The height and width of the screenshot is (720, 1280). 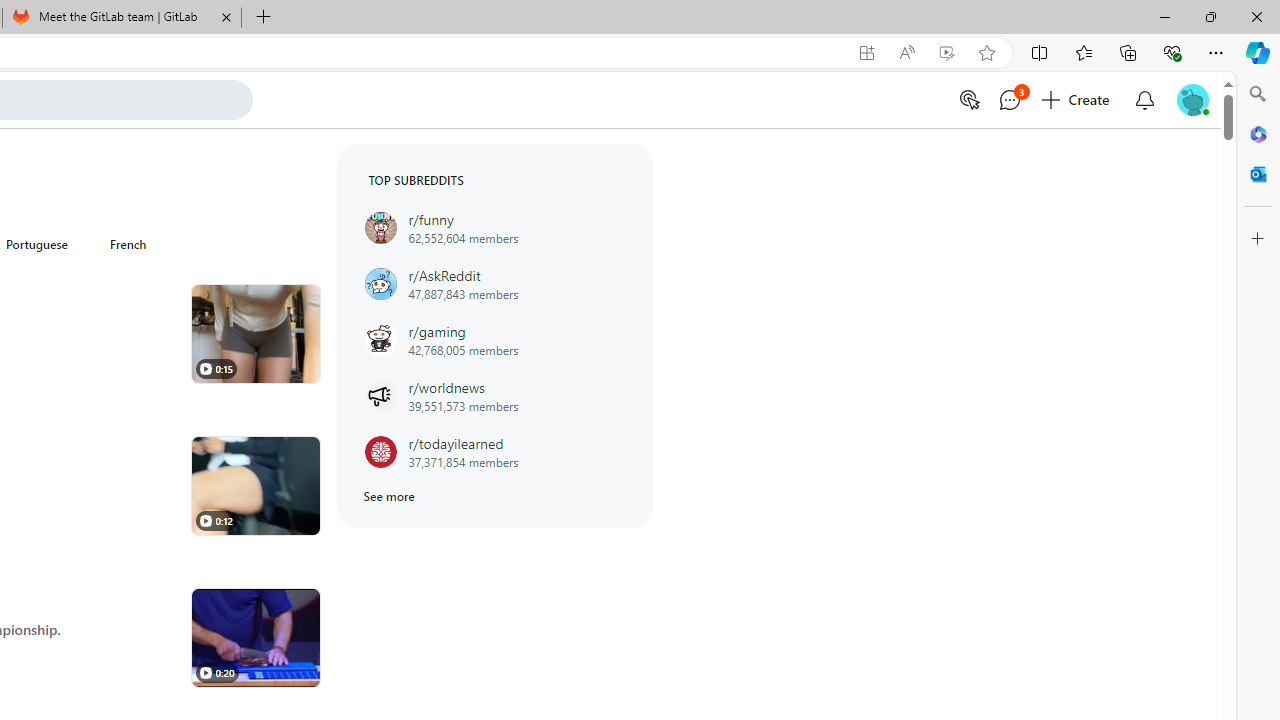 What do you see at coordinates (254, 333) in the screenshot?
I see `'r/lululemon - new haul(: '` at bounding box center [254, 333].